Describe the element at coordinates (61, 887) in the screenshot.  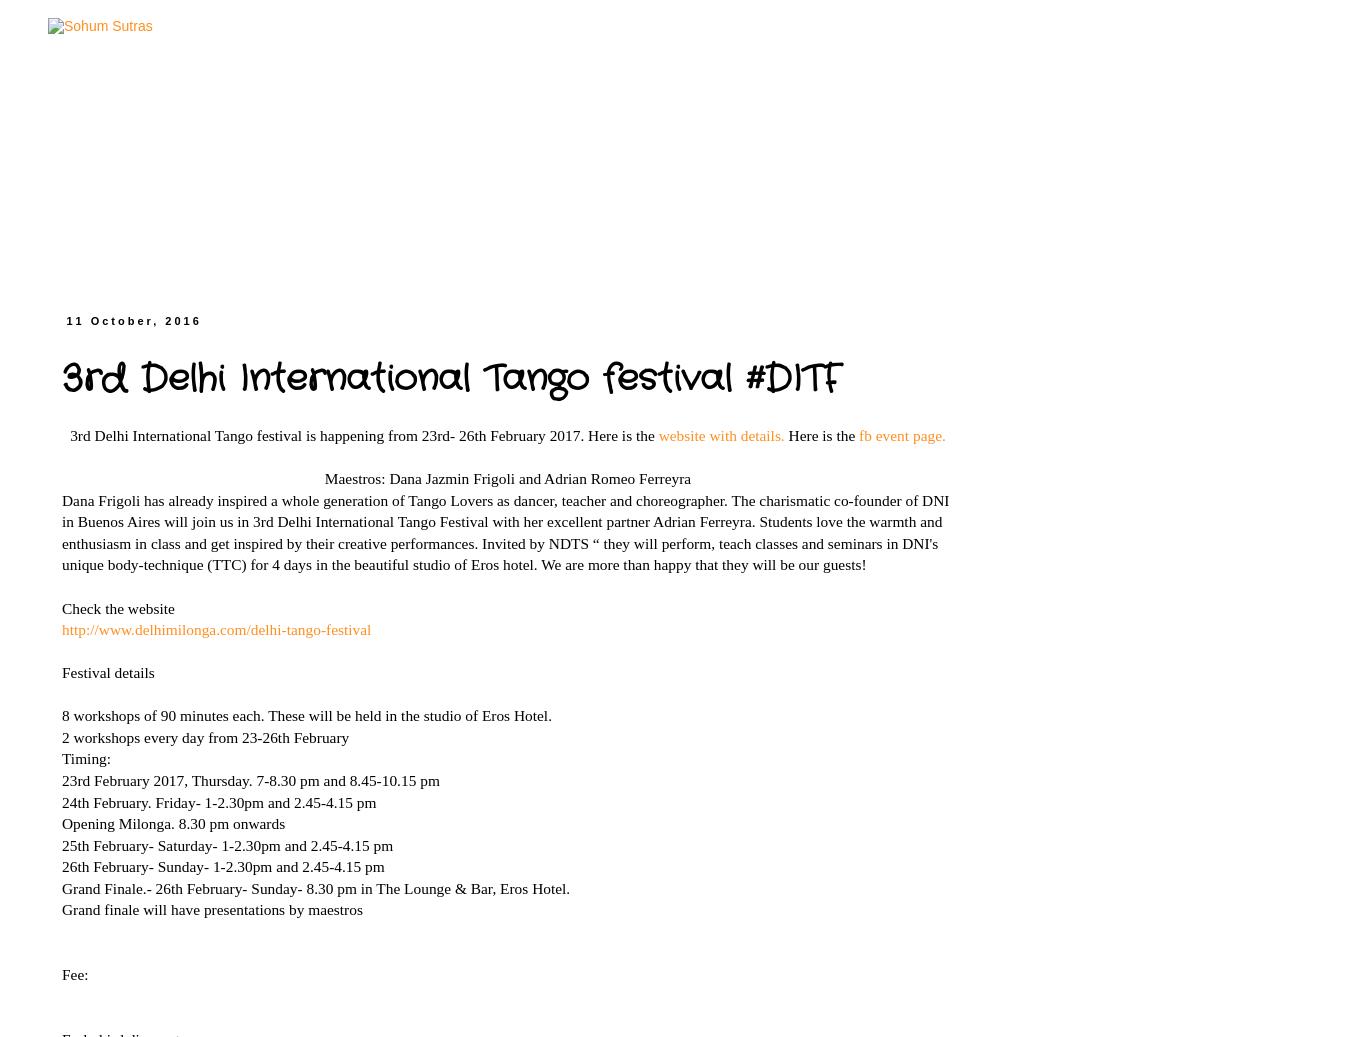
I see `'Grand Finale.- 26th February- Sunday- 8.30 pm in The Lounge & Bar, Eros Hotel.'` at that location.